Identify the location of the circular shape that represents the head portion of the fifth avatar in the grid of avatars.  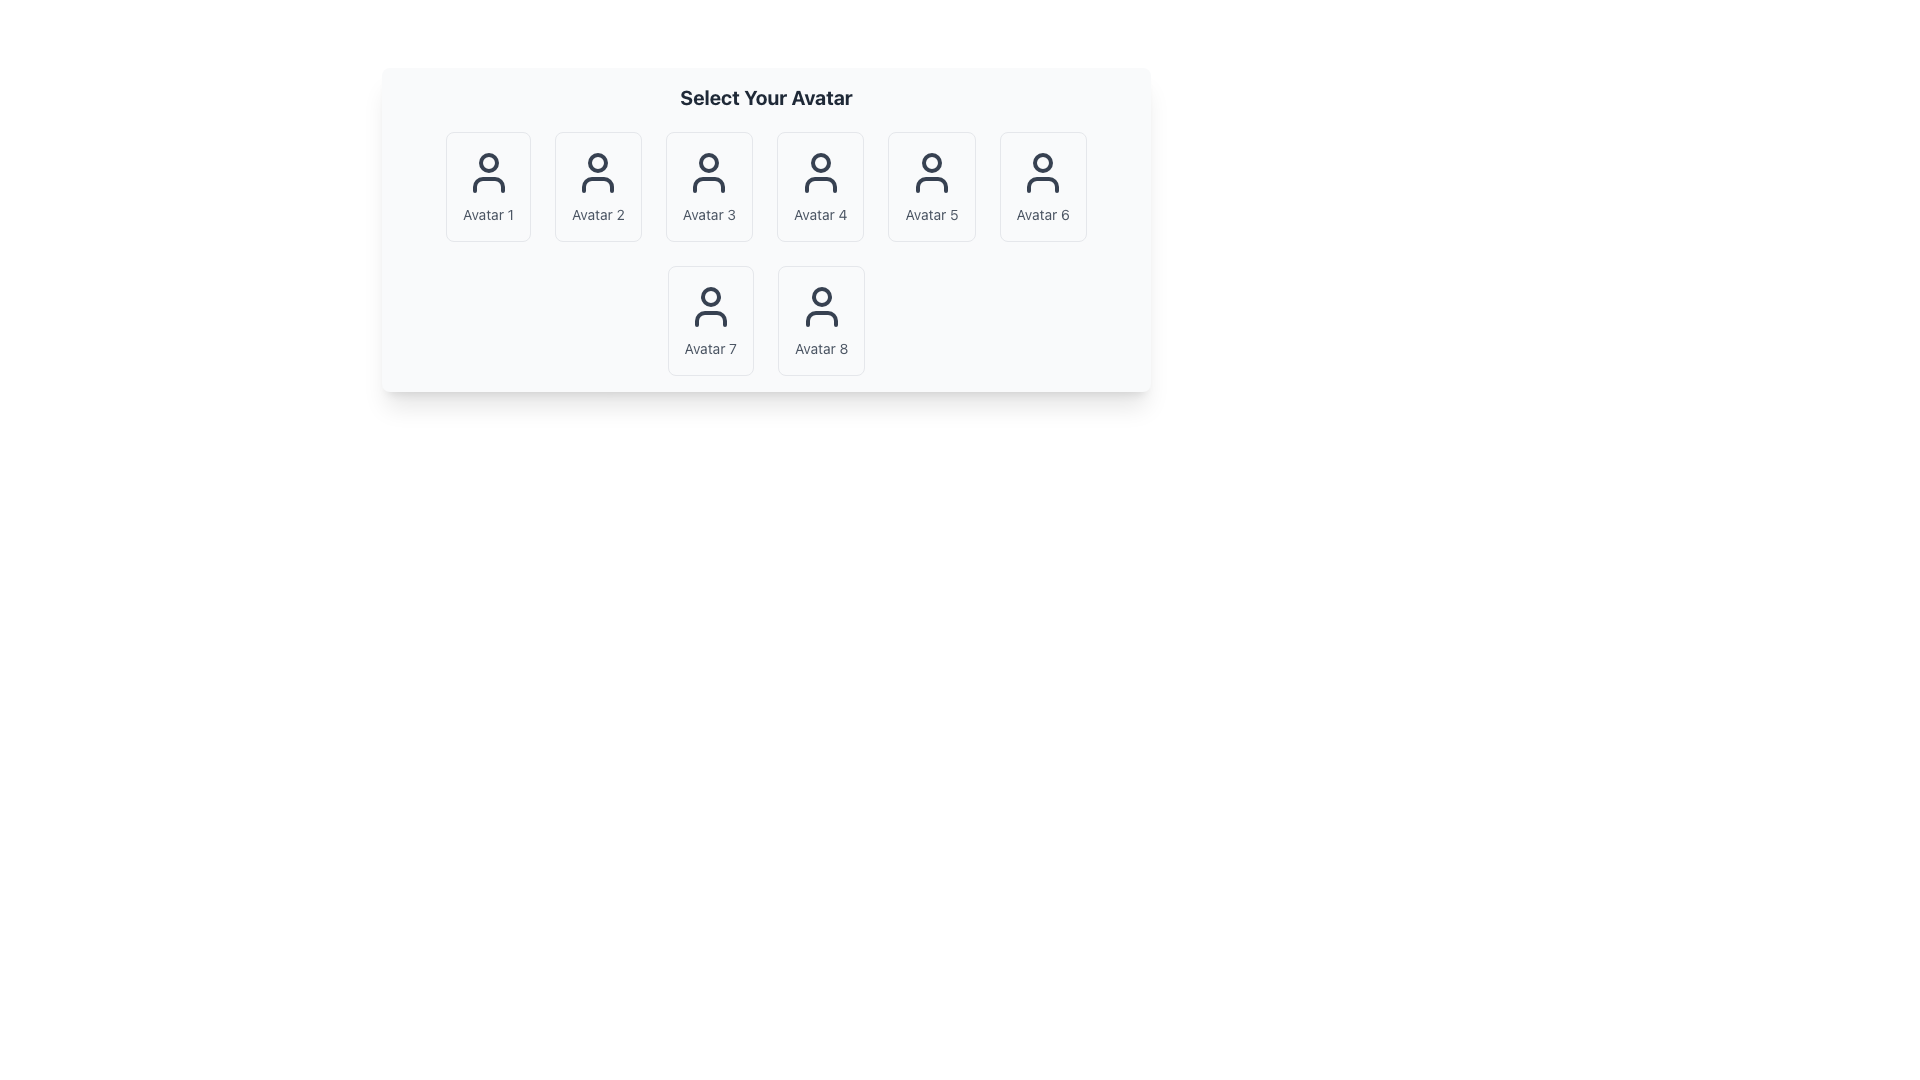
(930, 161).